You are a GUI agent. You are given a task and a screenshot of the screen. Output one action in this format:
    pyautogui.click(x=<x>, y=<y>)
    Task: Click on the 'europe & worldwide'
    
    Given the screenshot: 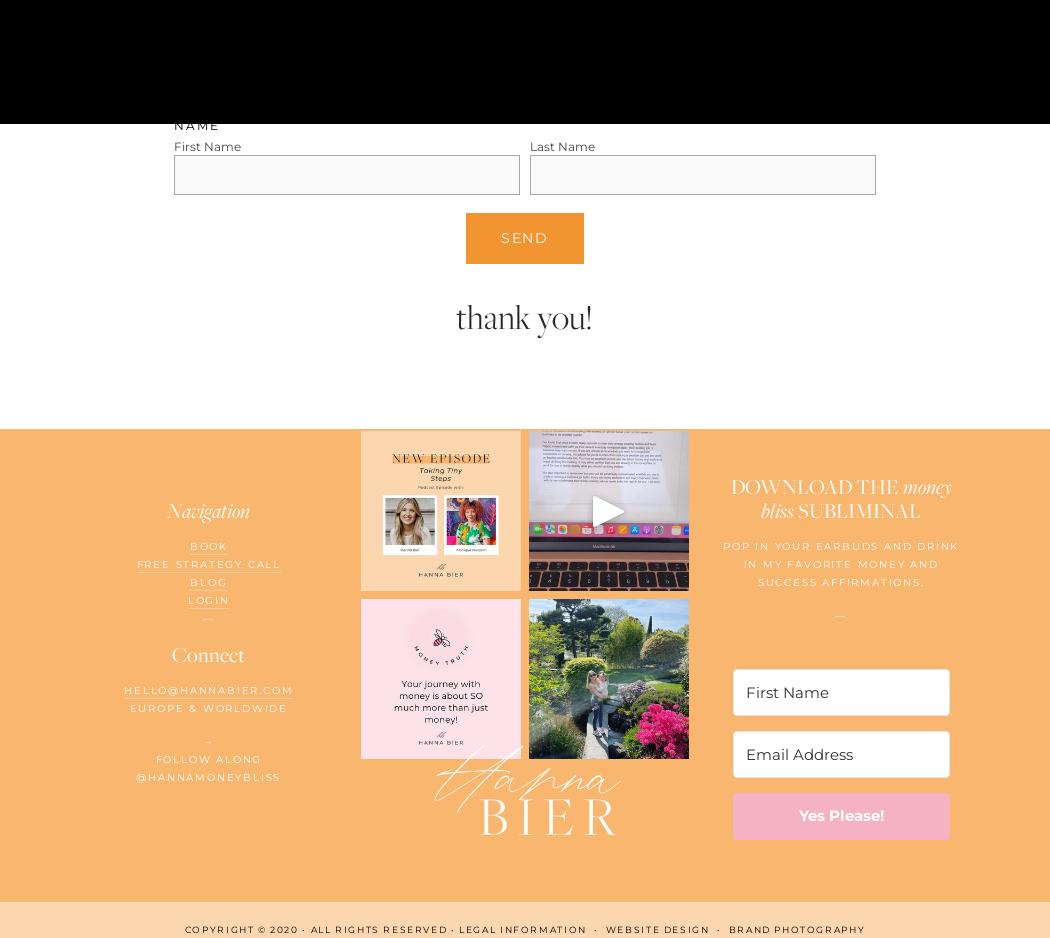 What is the action you would take?
    pyautogui.click(x=207, y=707)
    